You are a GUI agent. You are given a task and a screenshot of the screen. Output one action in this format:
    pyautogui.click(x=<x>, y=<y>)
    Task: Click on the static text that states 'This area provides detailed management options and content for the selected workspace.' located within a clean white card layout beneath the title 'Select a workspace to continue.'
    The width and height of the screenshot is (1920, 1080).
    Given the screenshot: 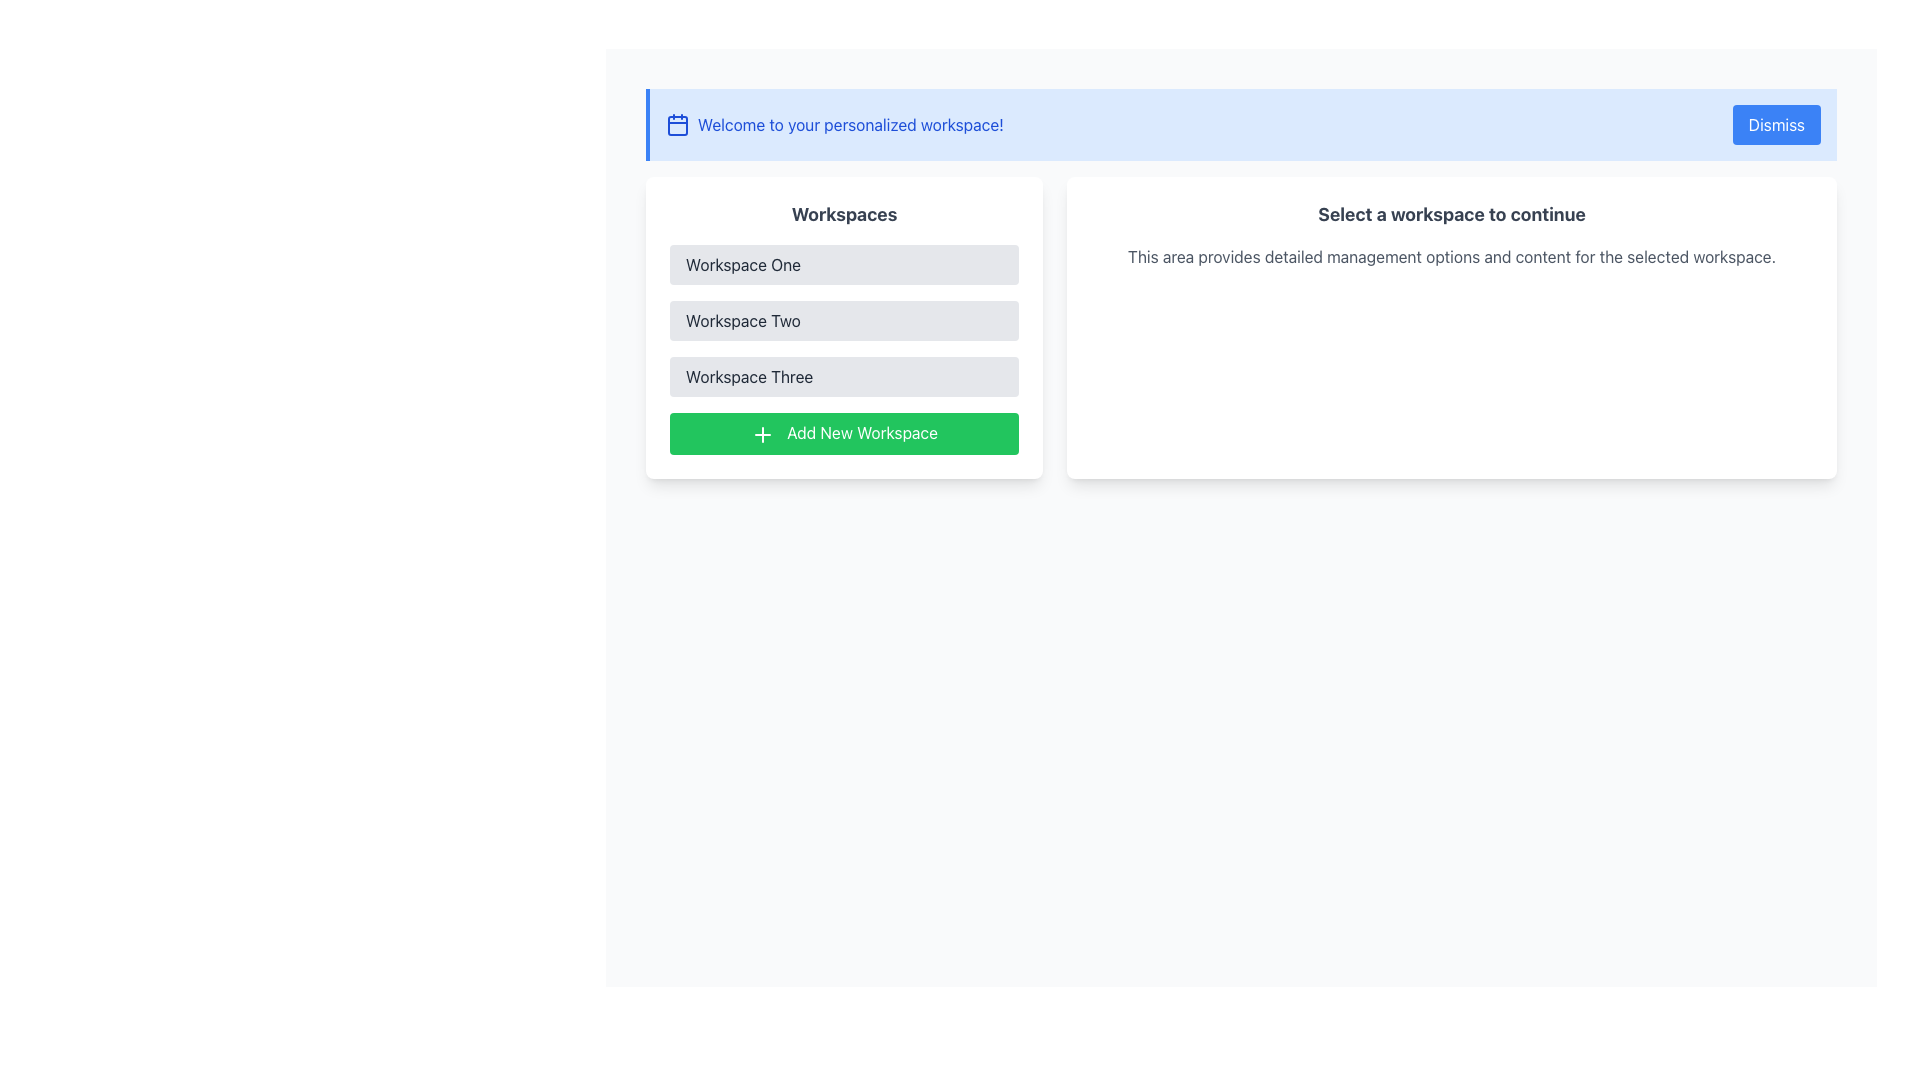 What is the action you would take?
    pyautogui.click(x=1451, y=256)
    